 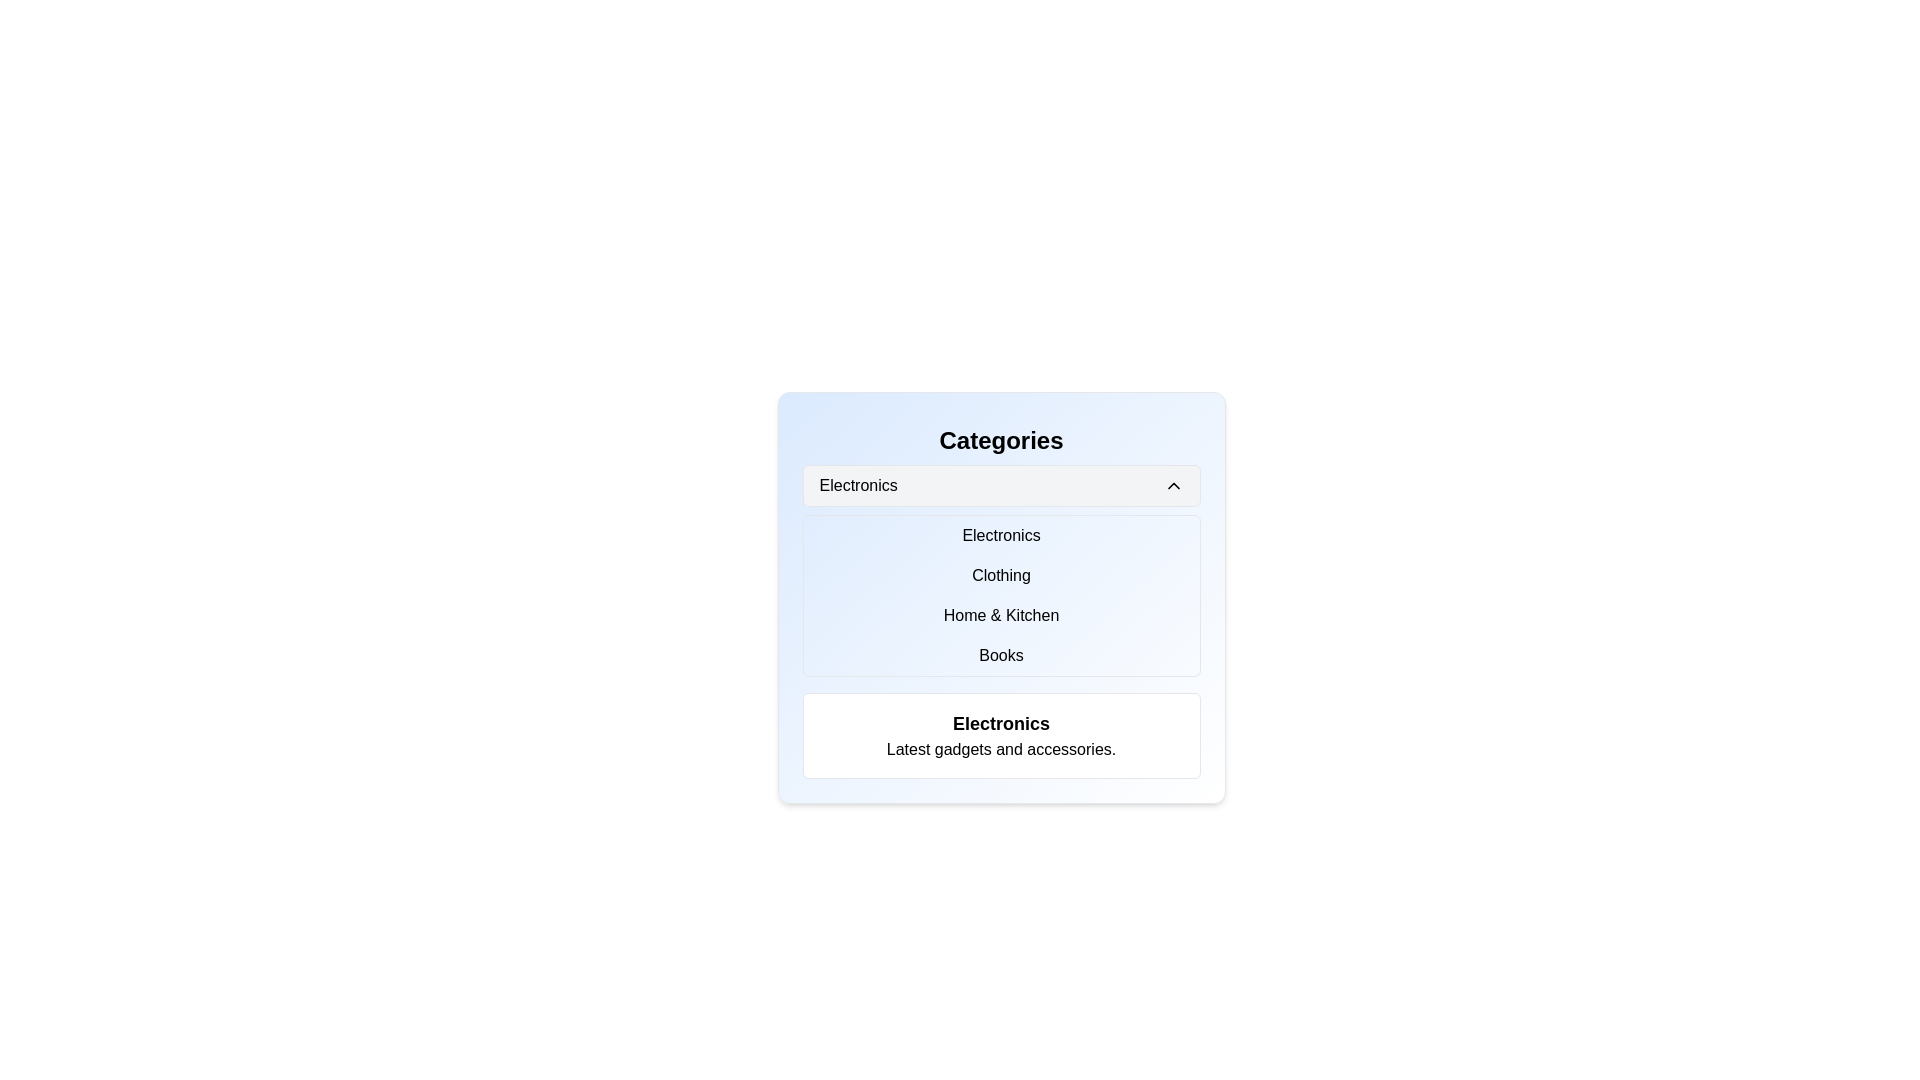 What do you see at coordinates (1001, 535) in the screenshot?
I see `the 'Electronics' text label in the dropdown menu` at bounding box center [1001, 535].